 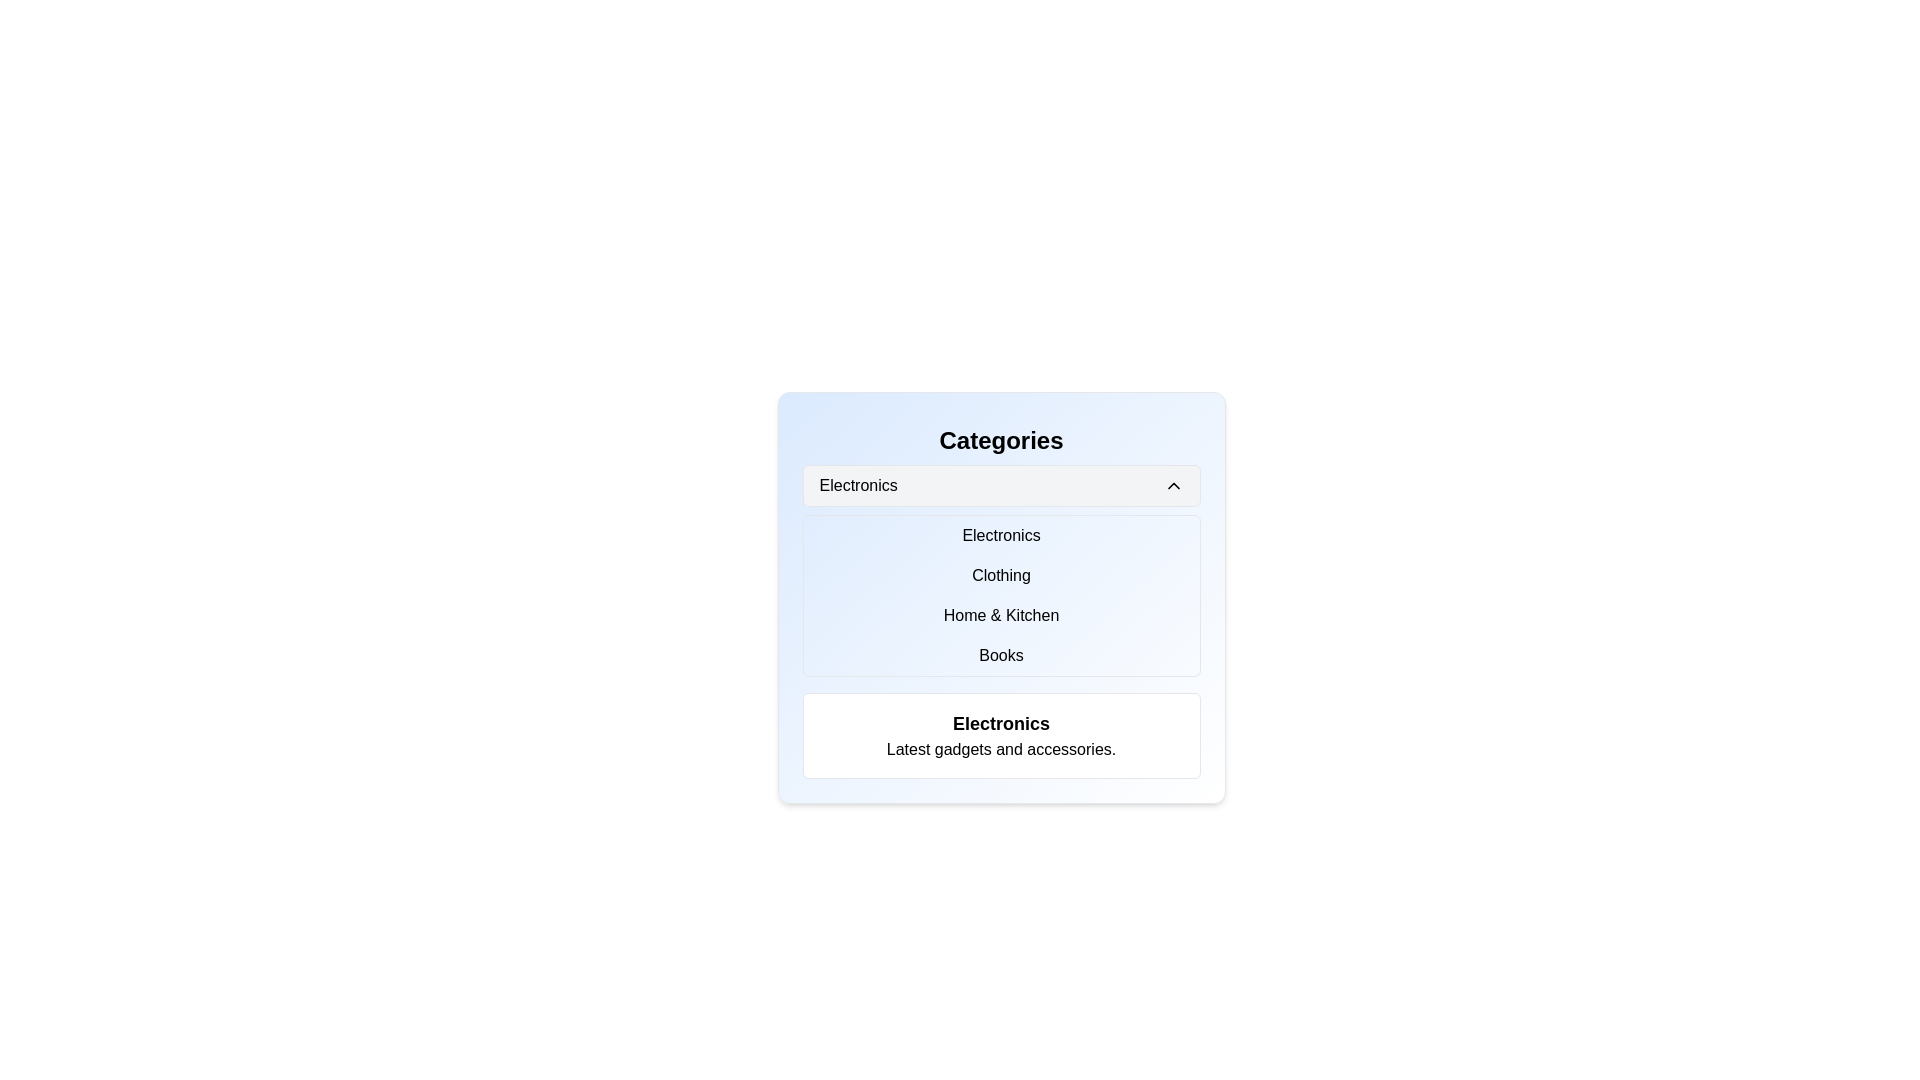 What do you see at coordinates (1001, 535) in the screenshot?
I see `the 'Electronics' text label in the dropdown menu` at bounding box center [1001, 535].